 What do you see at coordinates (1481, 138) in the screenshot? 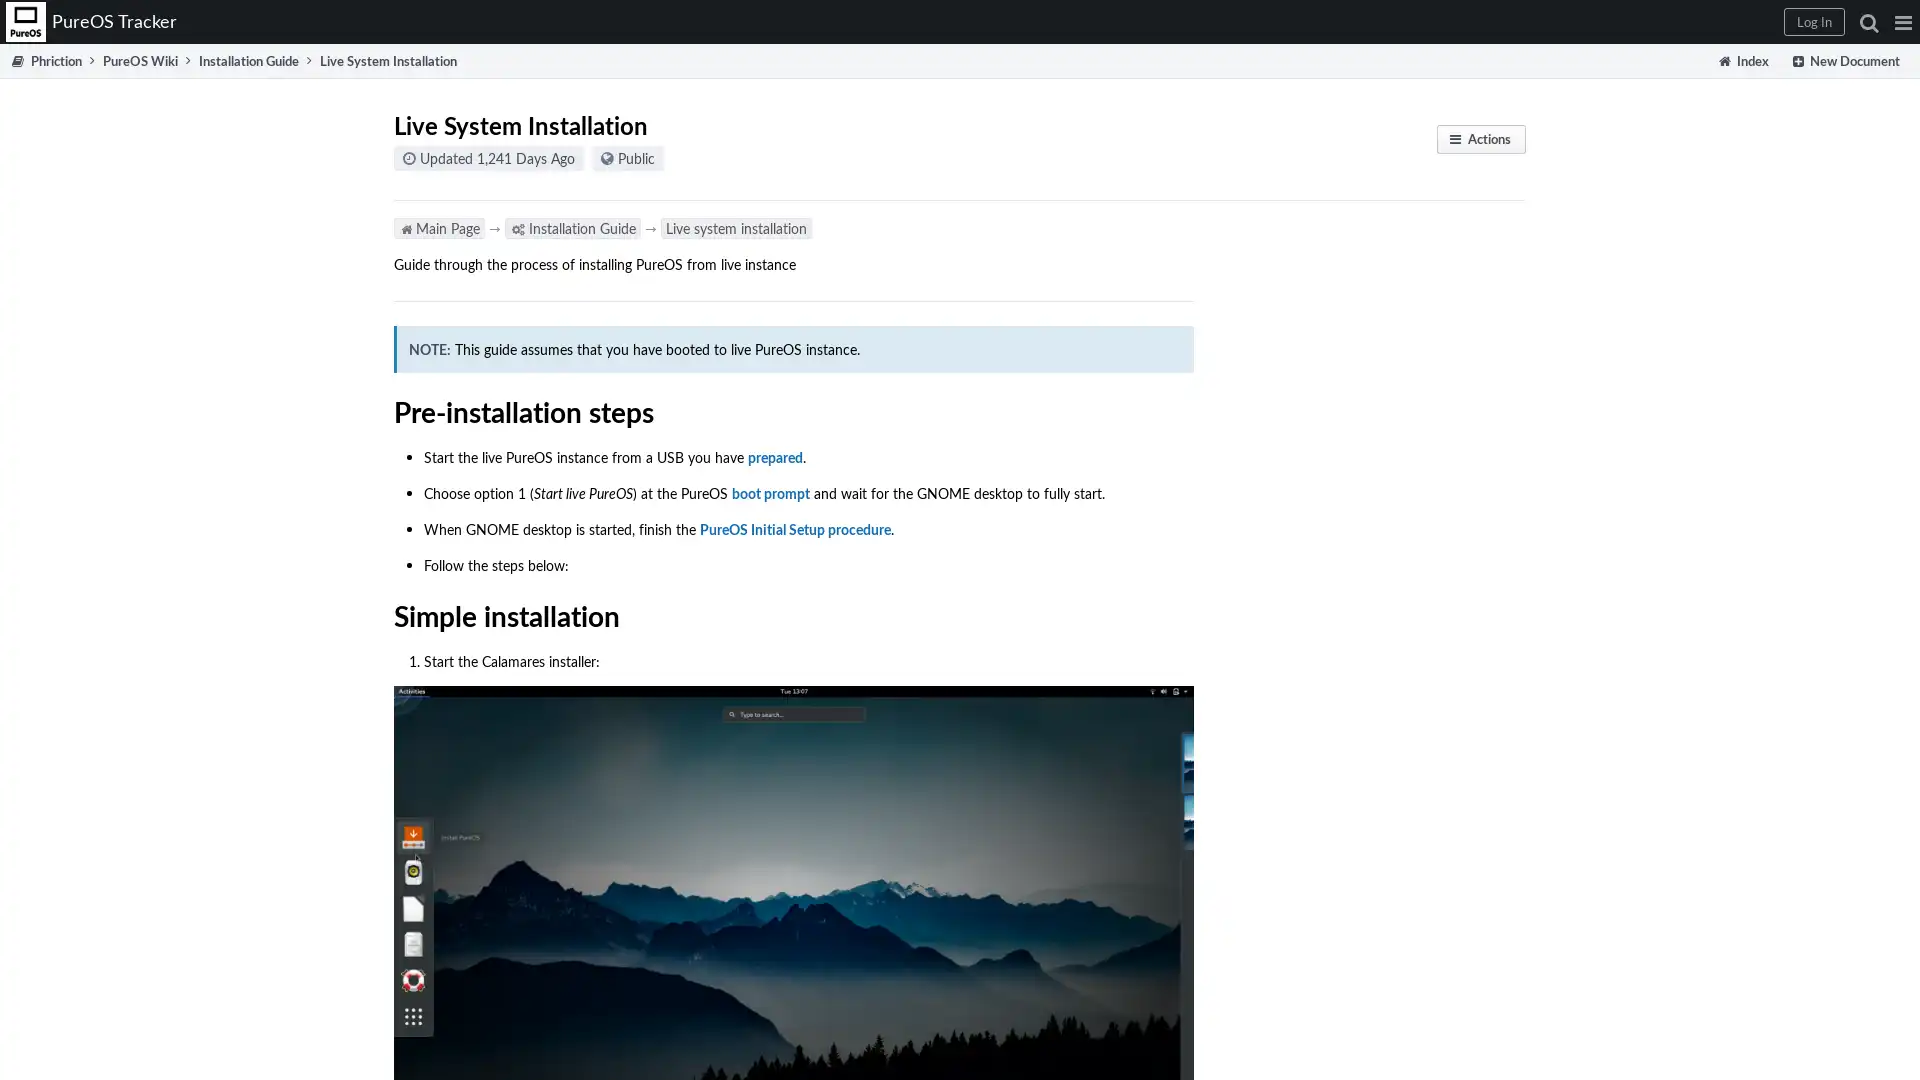
I see `Actions` at bounding box center [1481, 138].